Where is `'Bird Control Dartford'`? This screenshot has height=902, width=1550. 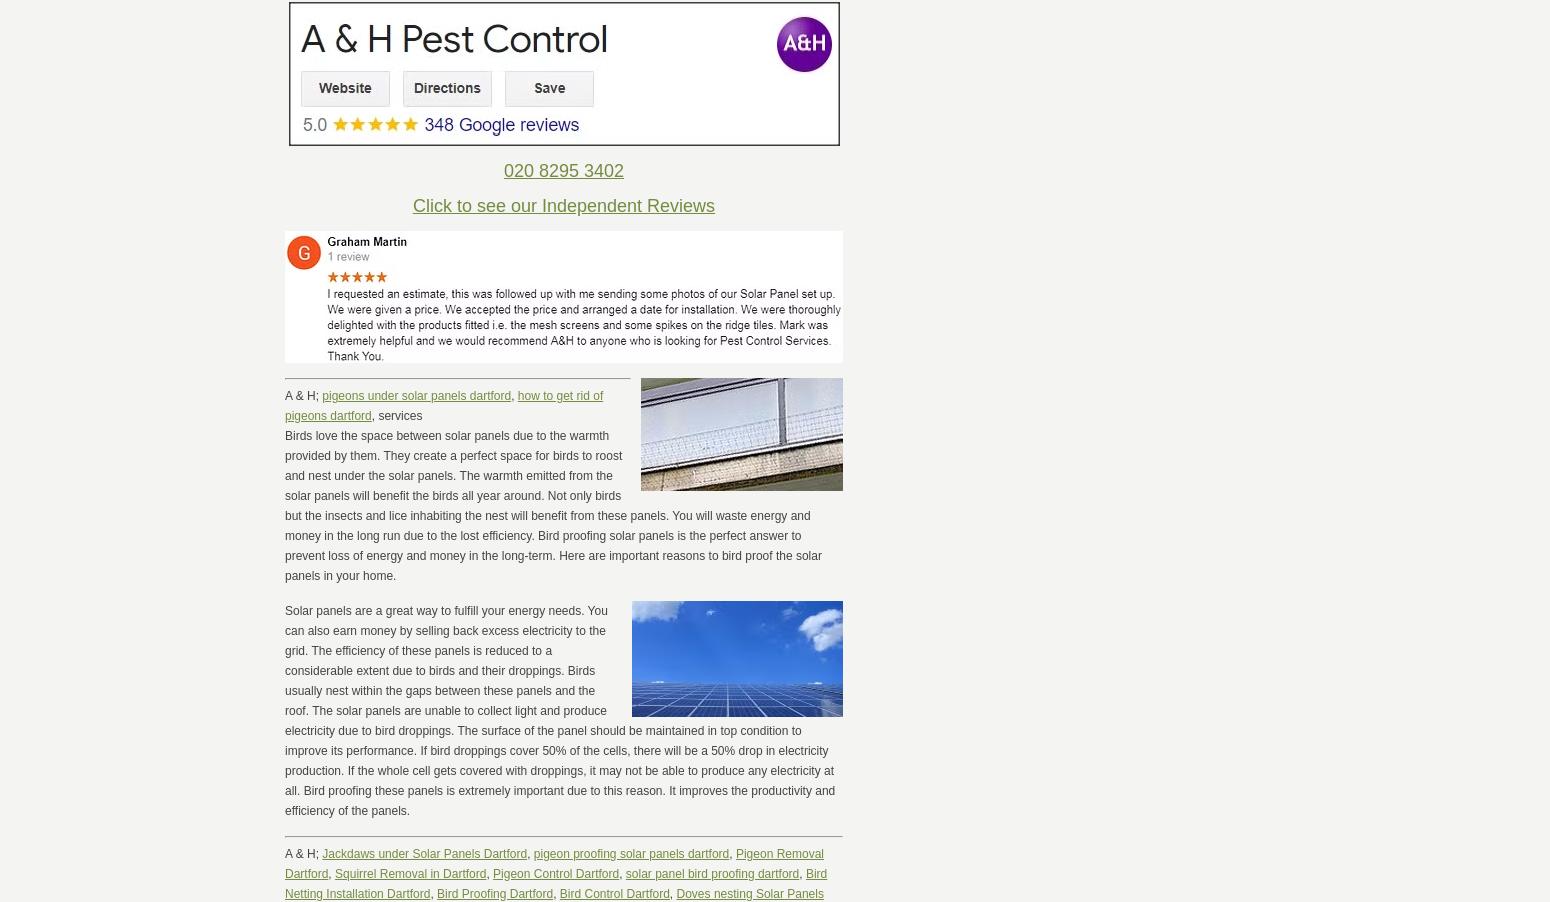
'Bird Control Dartford' is located at coordinates (613, 892).